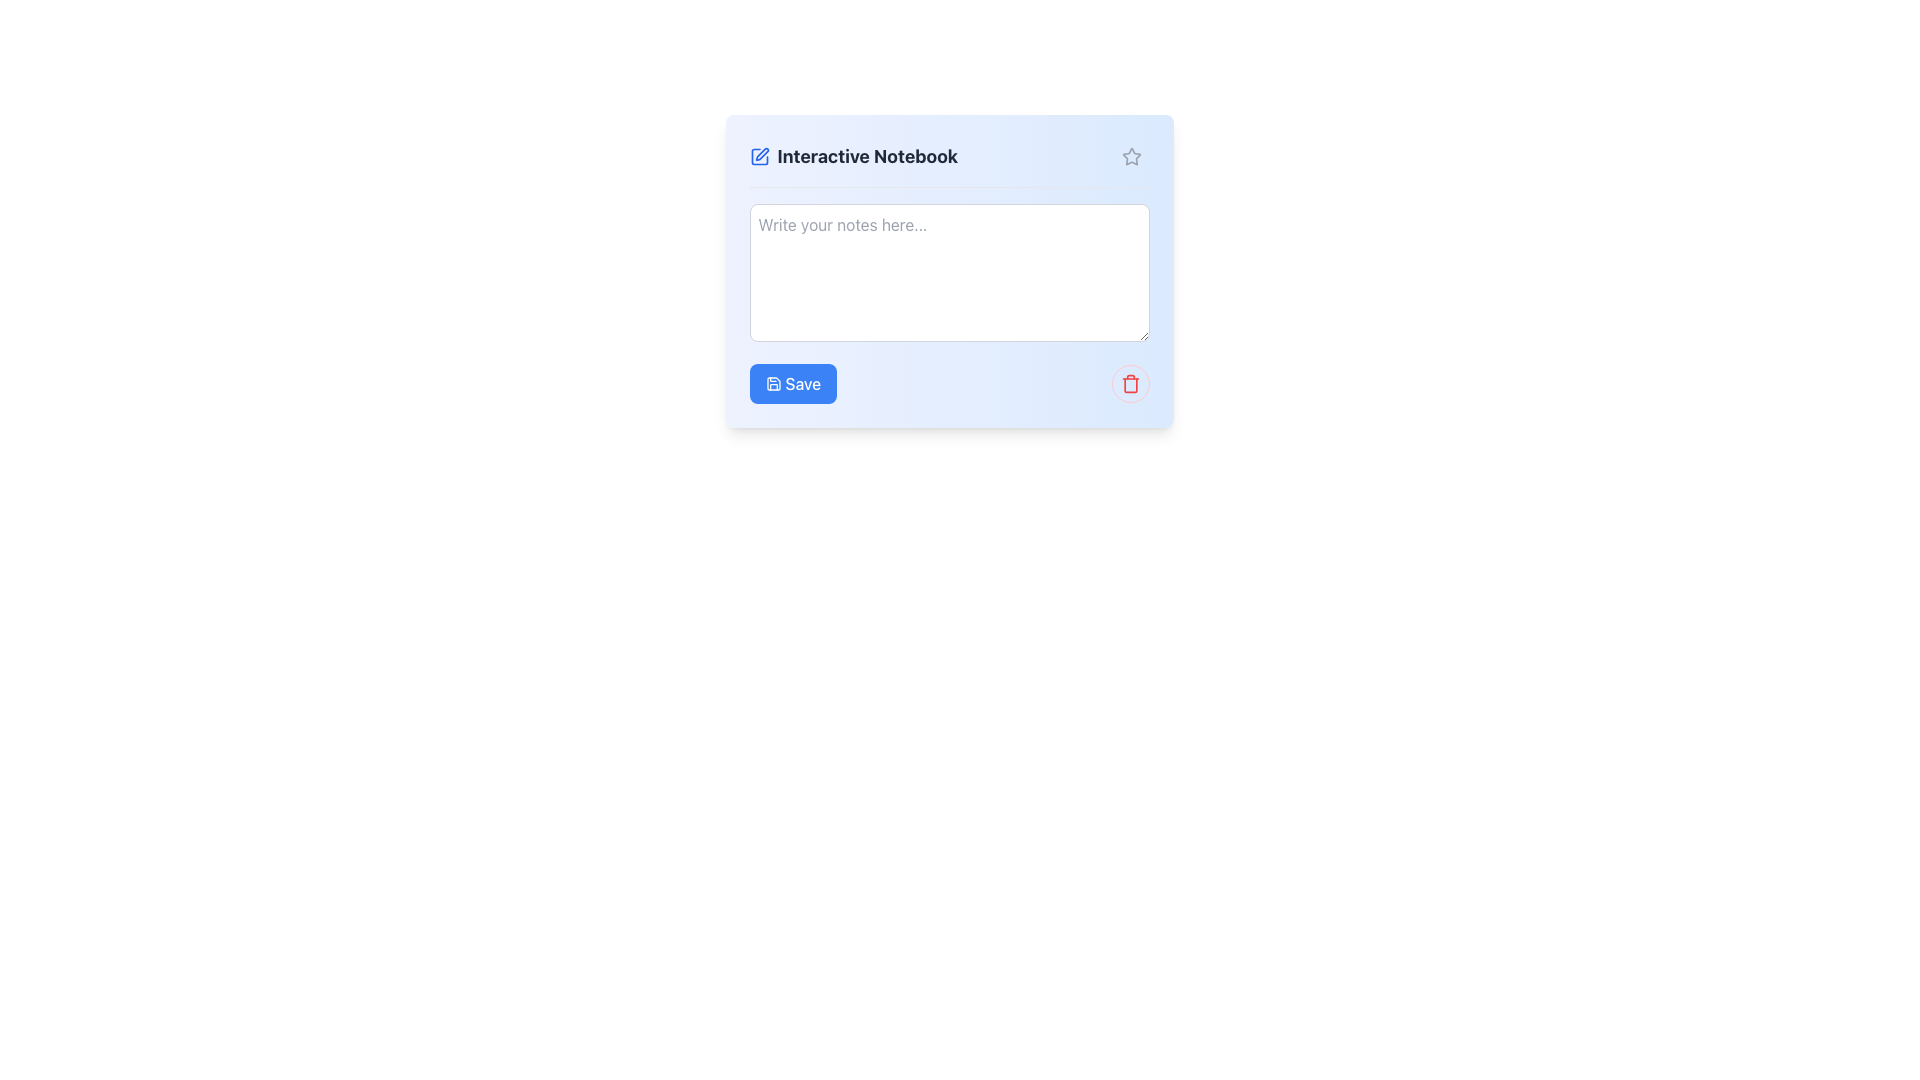  I want to click on the bold blue 'Save' button located at the bottom-left corner of the card interface, so click(803, 384).